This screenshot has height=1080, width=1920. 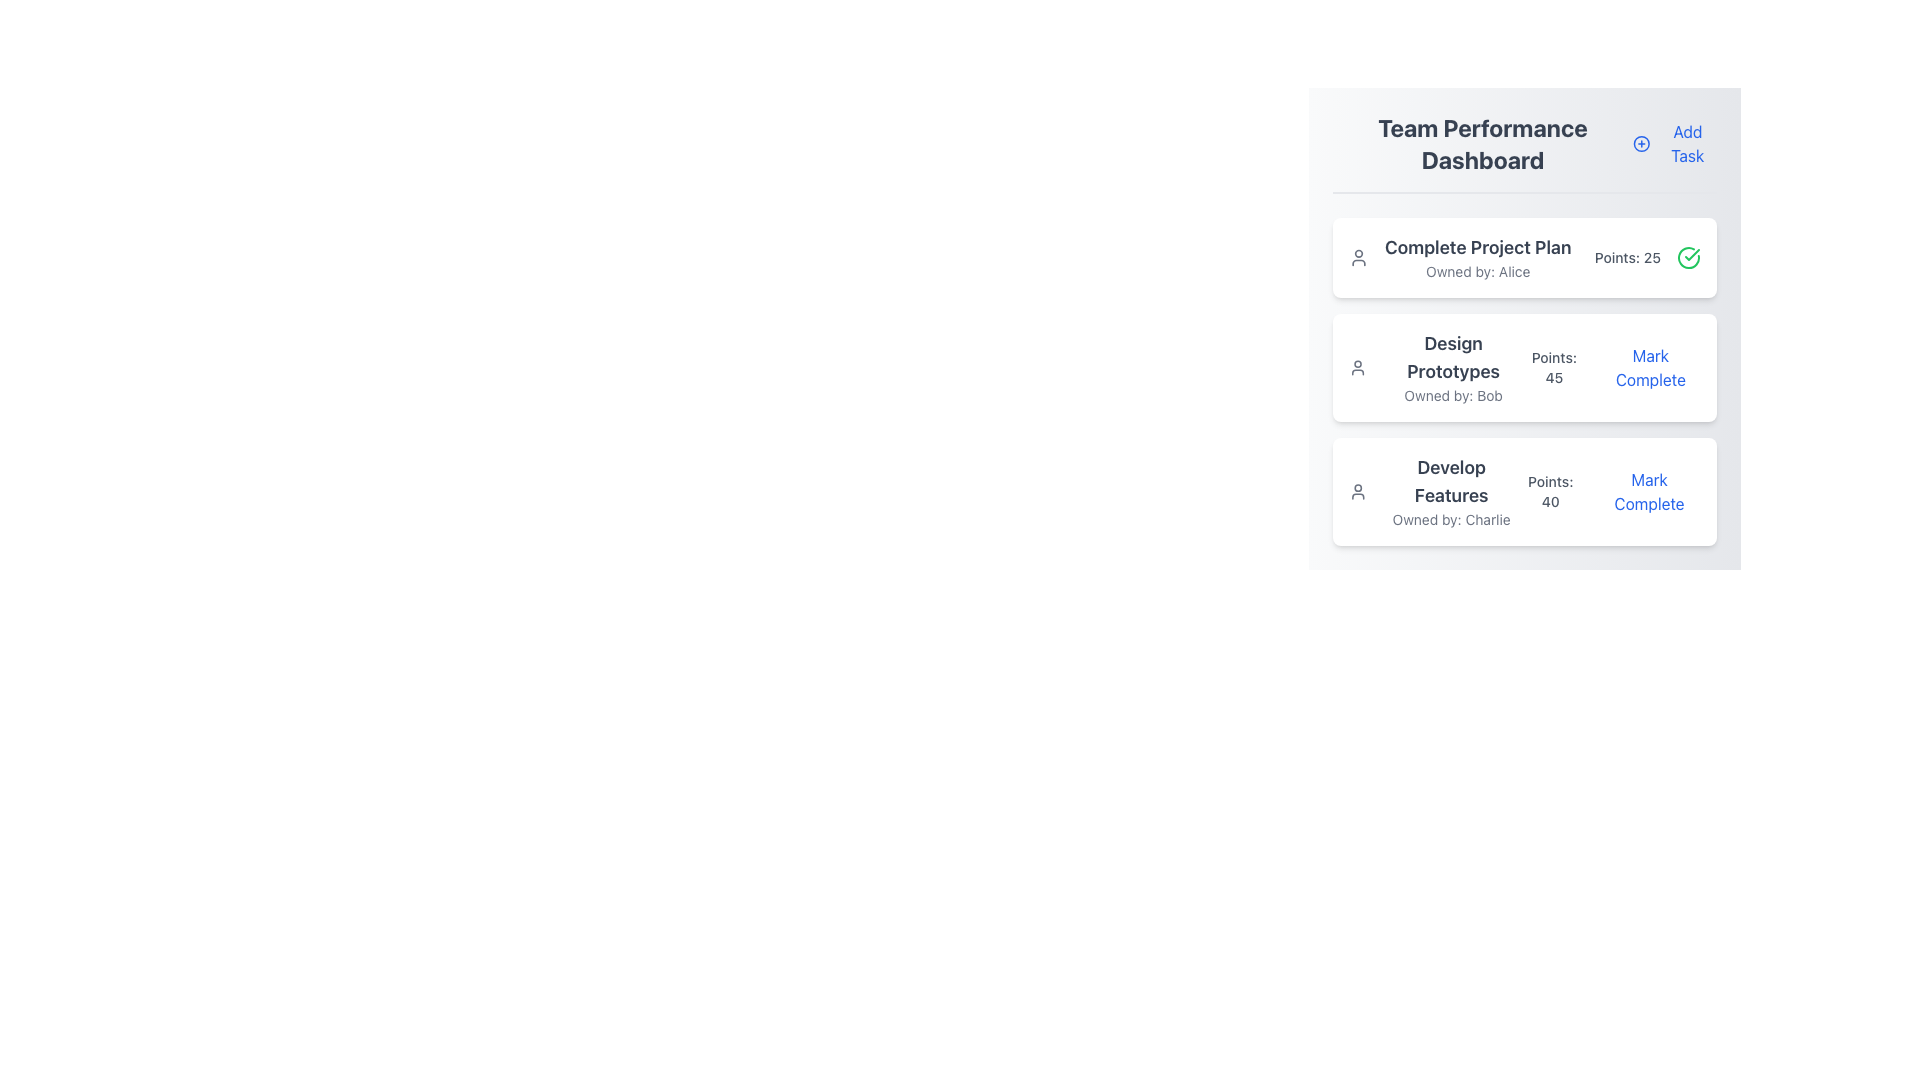 I want to click on bold header text displaying 'Team Performance Dashboard' located at the top of the content area, which is centered and positioned above the task list, so click(x=1483, y=142).